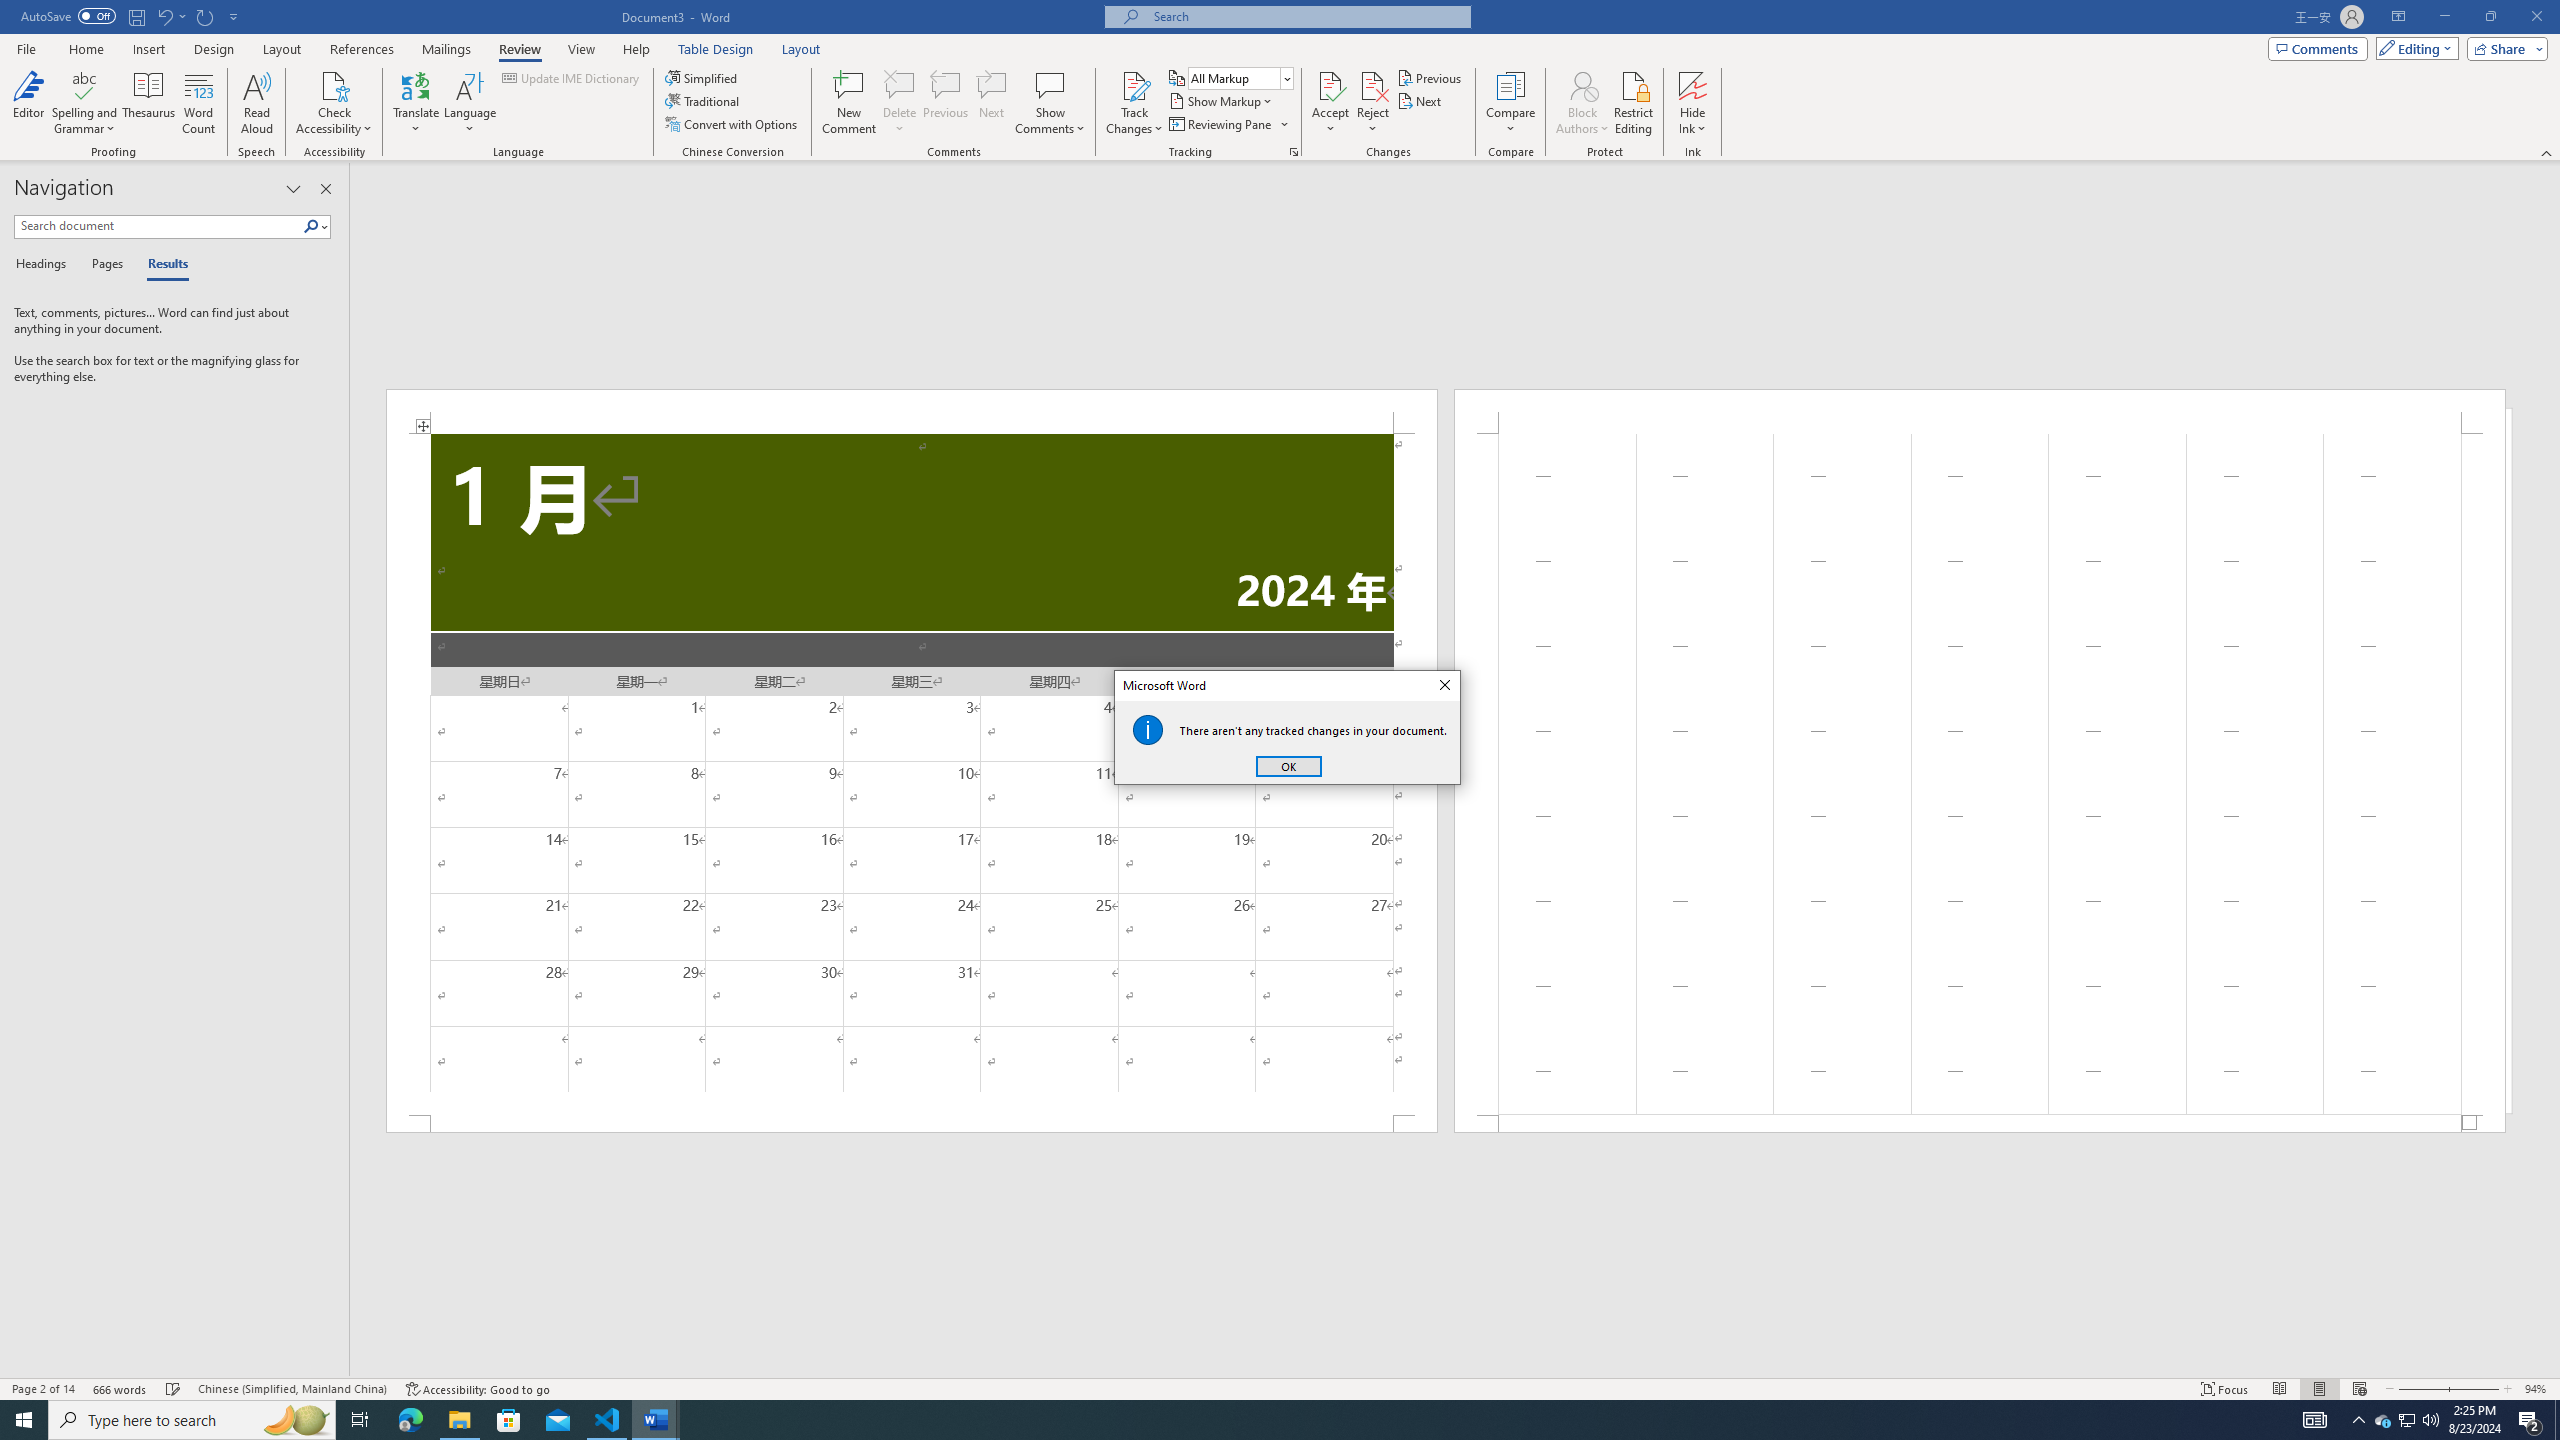  What do you see at coordinates (898, 84) in the screenshot?
I see `'Delete'` at bounding box center [898, 84].